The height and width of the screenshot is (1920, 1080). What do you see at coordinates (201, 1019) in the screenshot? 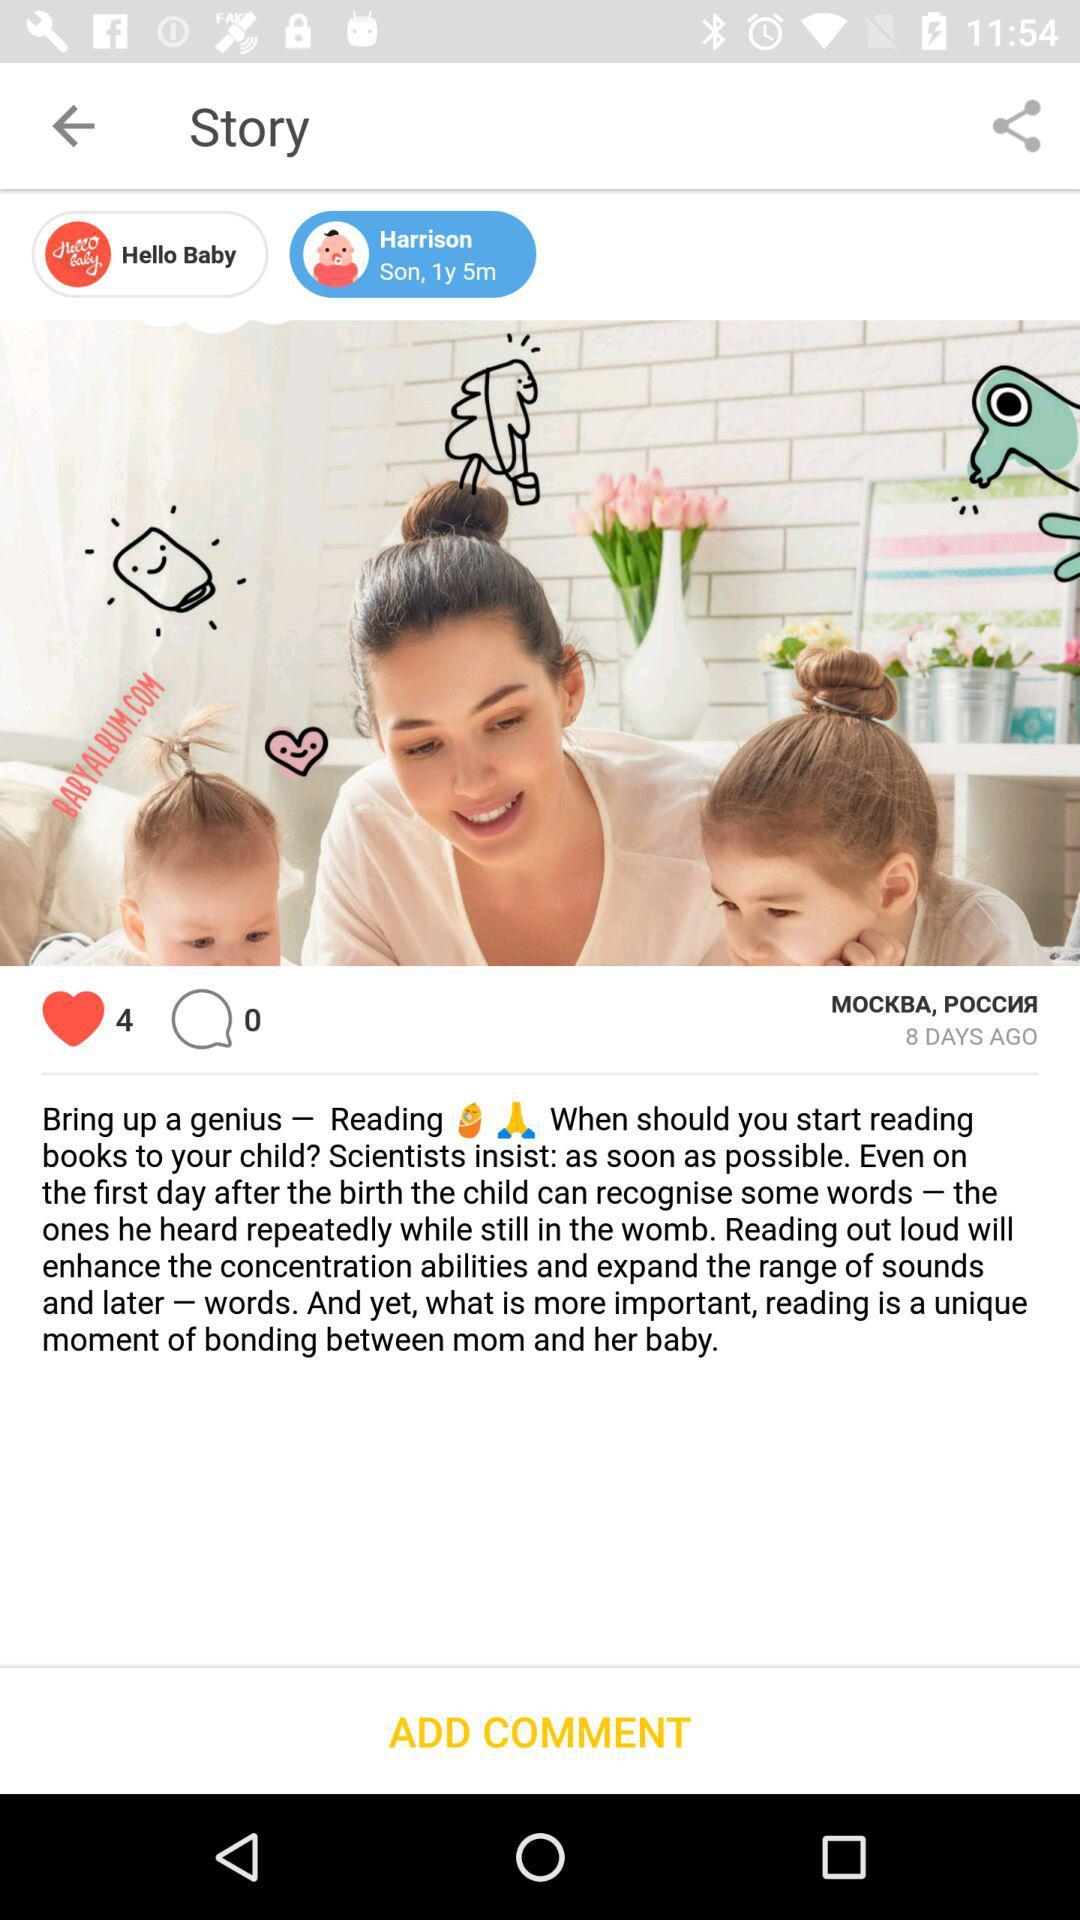
I see `the item next to 4` at bounding box center [201, 1019].